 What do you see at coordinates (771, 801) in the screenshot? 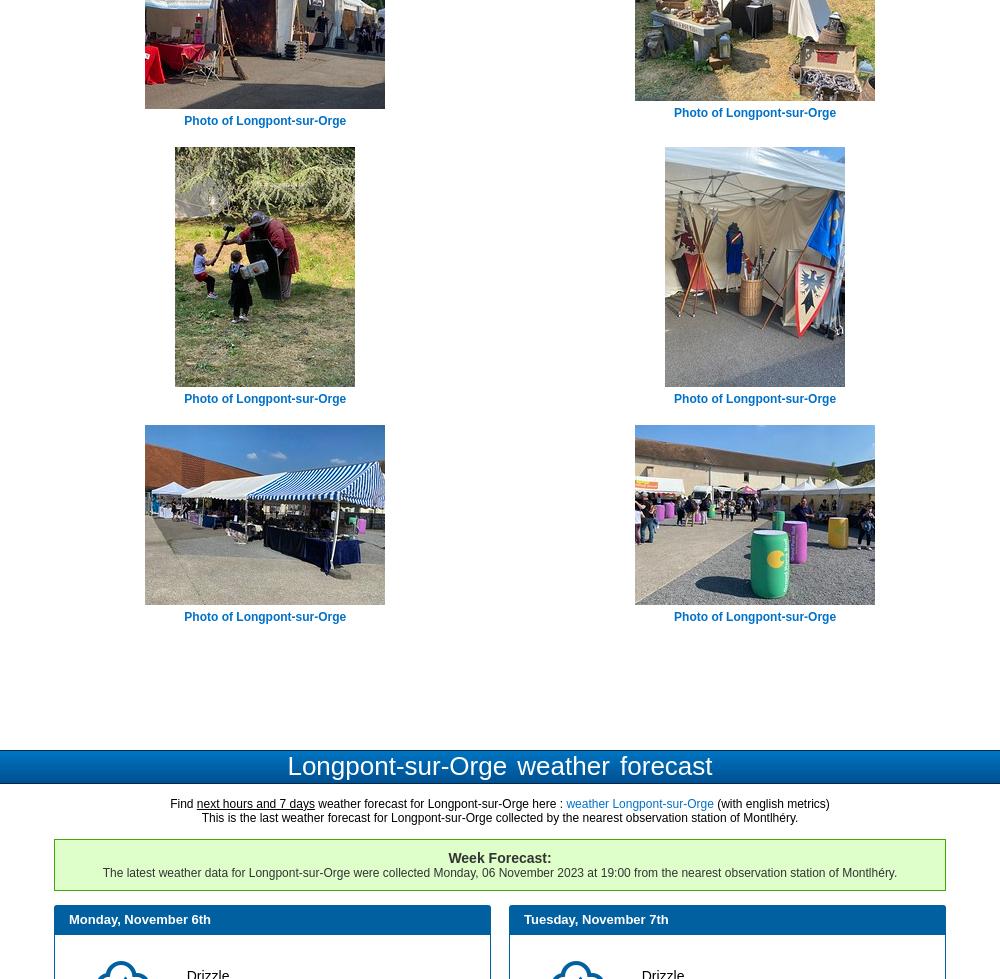
I see `'(with english metrics)'` at bounding box center [771, 801].